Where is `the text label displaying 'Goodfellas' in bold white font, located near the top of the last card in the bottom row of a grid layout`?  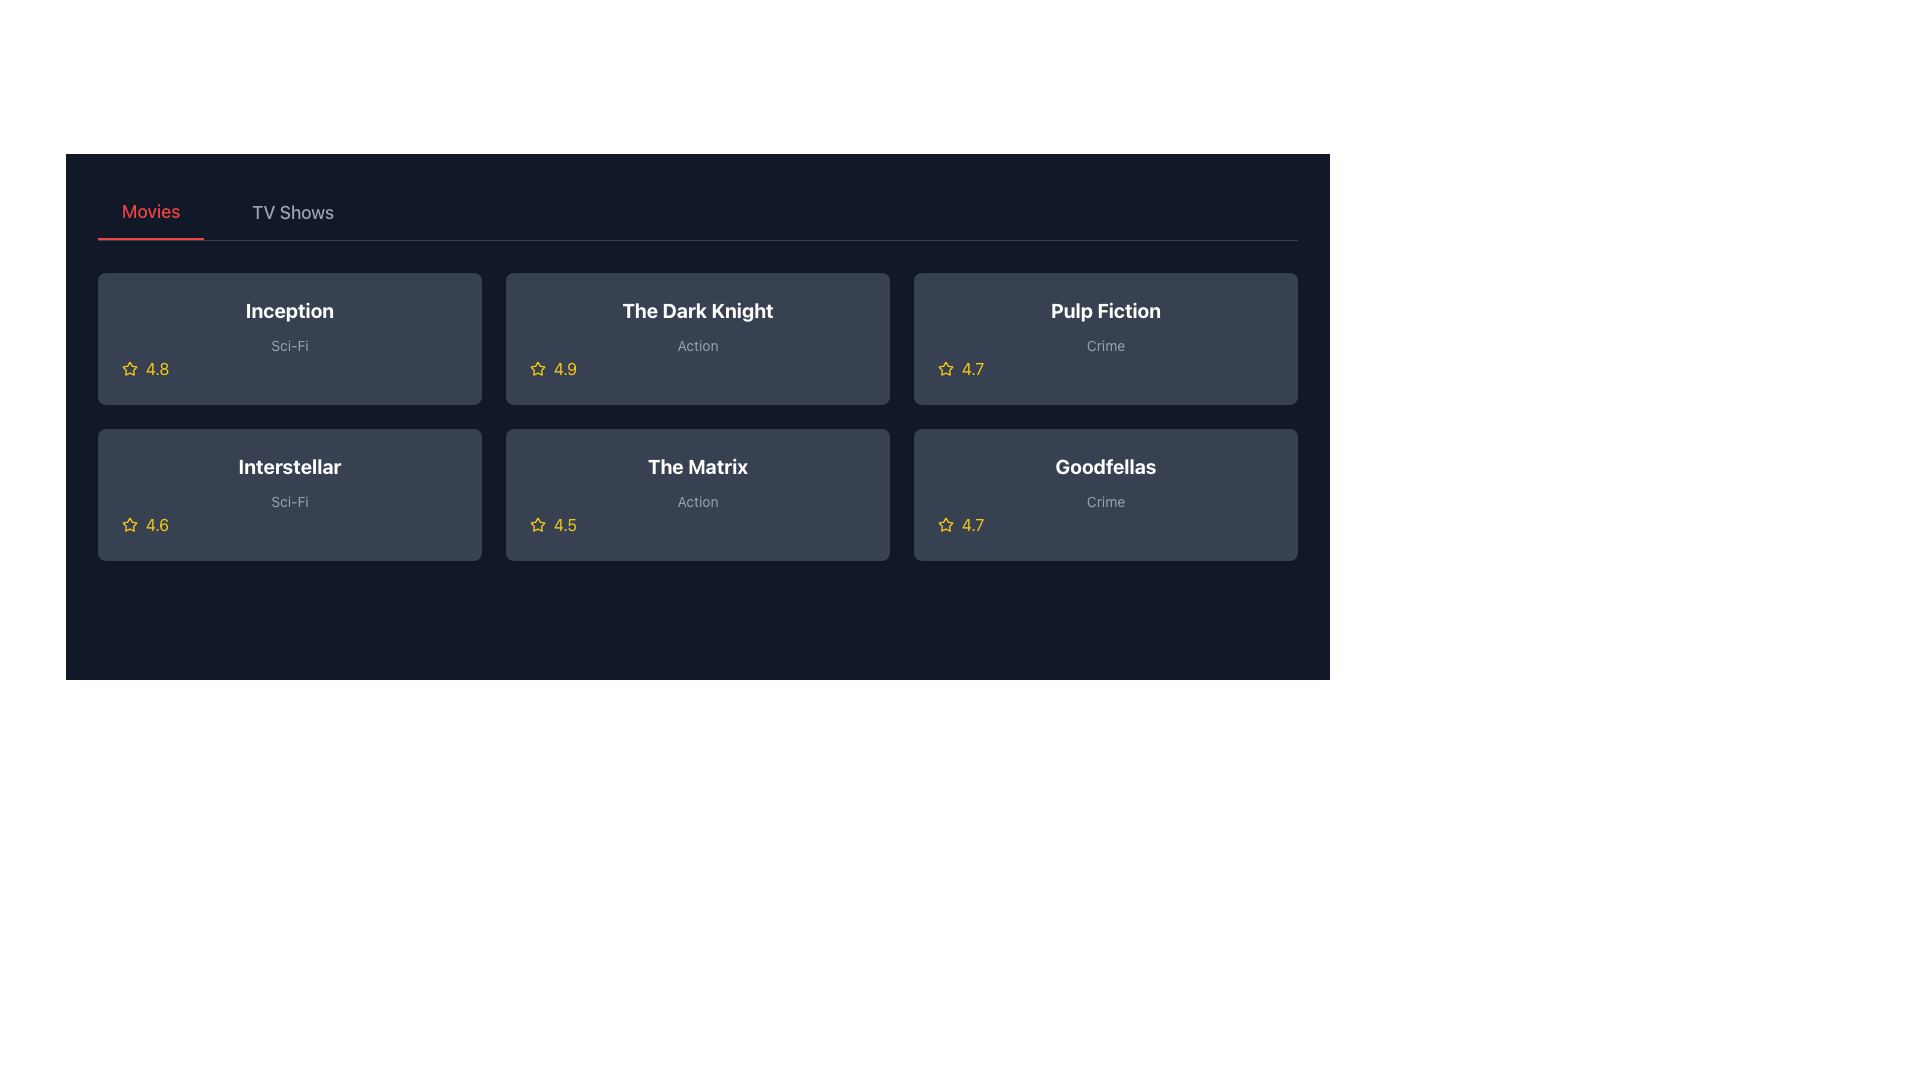 the text label displaying 'Goodfellas' in bold white font, located near the top of the last card in the bottom row of a grid layout is located at coordinates (1104, 466).